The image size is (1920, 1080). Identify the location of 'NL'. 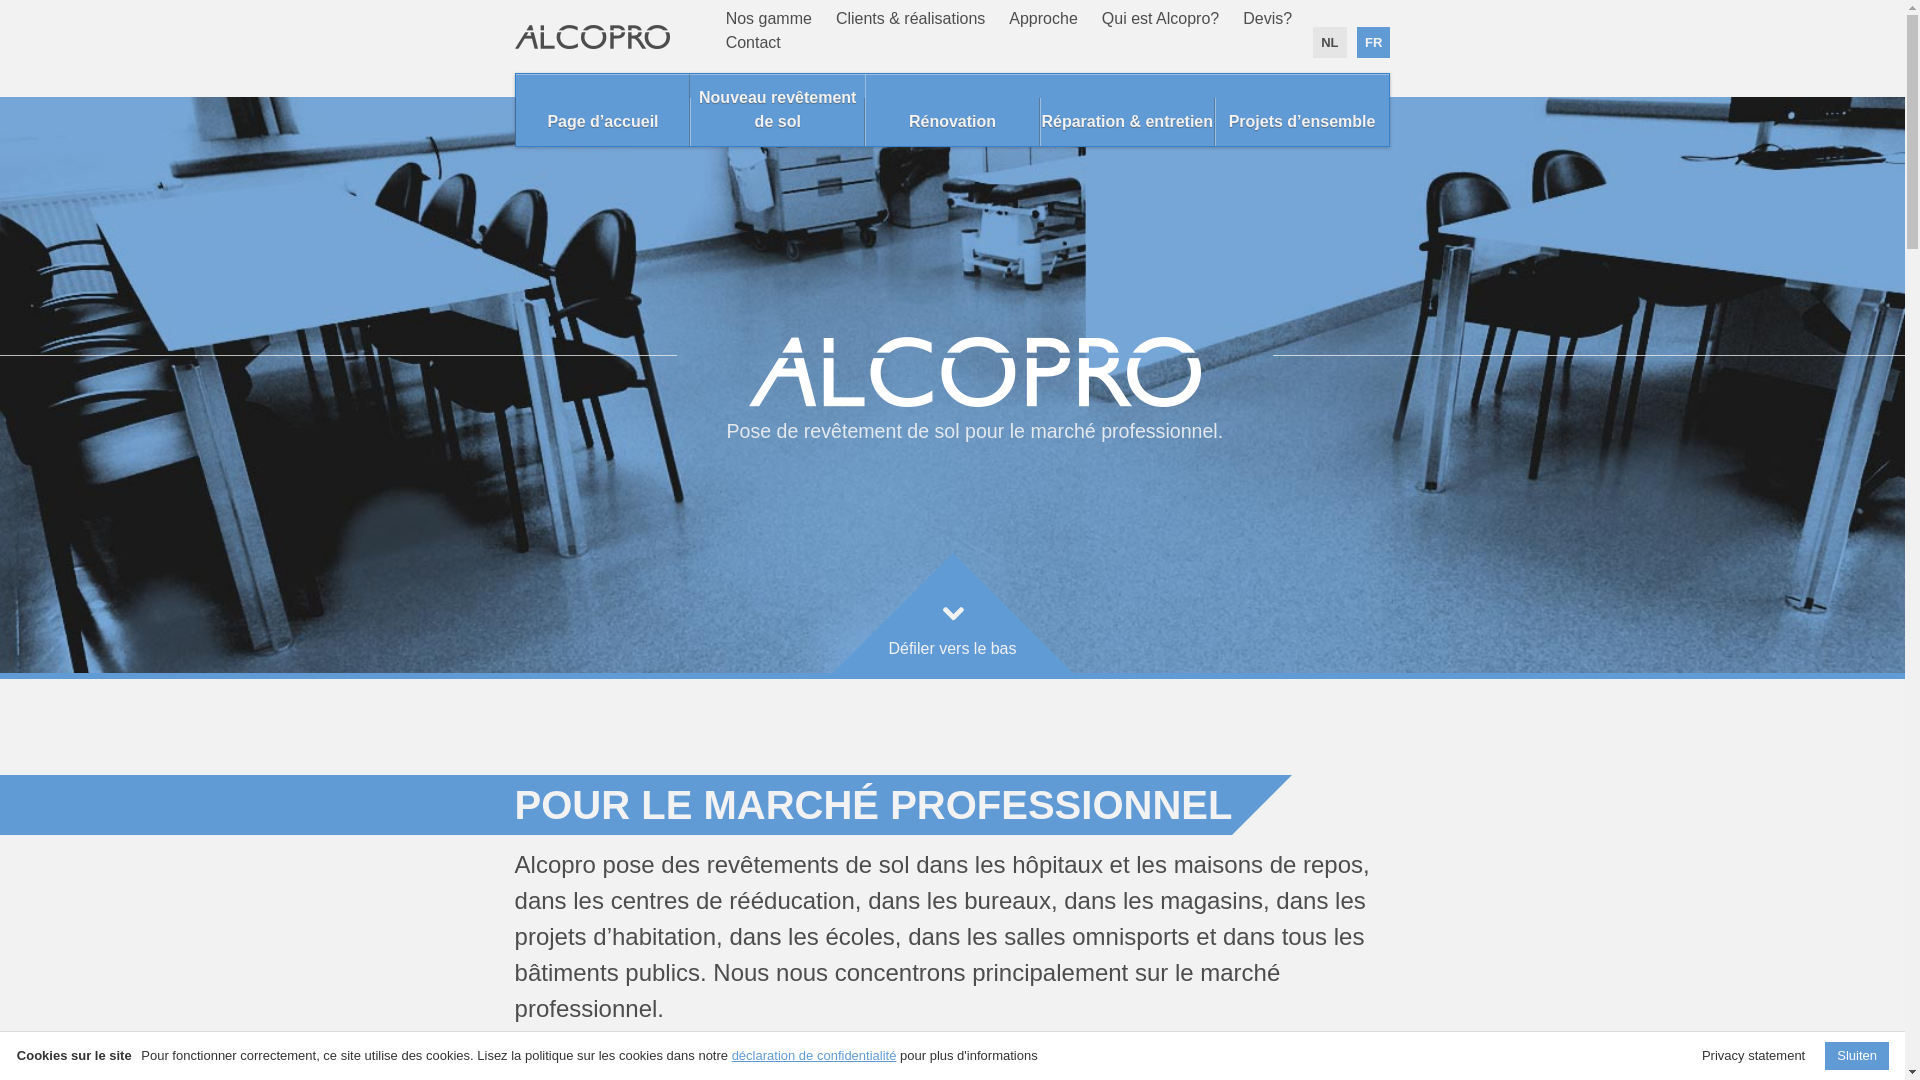
(1329, 42).